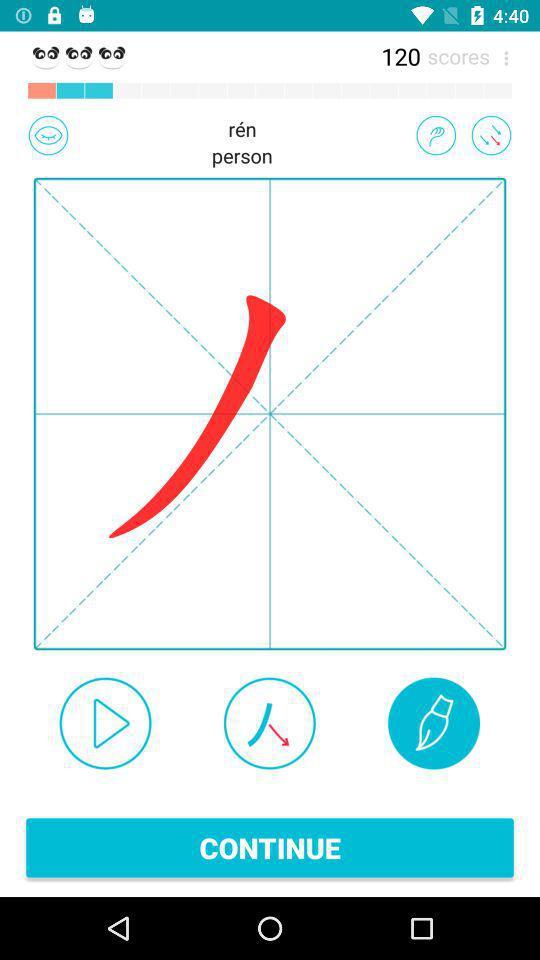 Image resolution: width=540 pixels, height=960 pixels. What do you see at coordinates (48, 134) in the screenshot?
I see `item next to the person icon` at bounding box center [48, 134].